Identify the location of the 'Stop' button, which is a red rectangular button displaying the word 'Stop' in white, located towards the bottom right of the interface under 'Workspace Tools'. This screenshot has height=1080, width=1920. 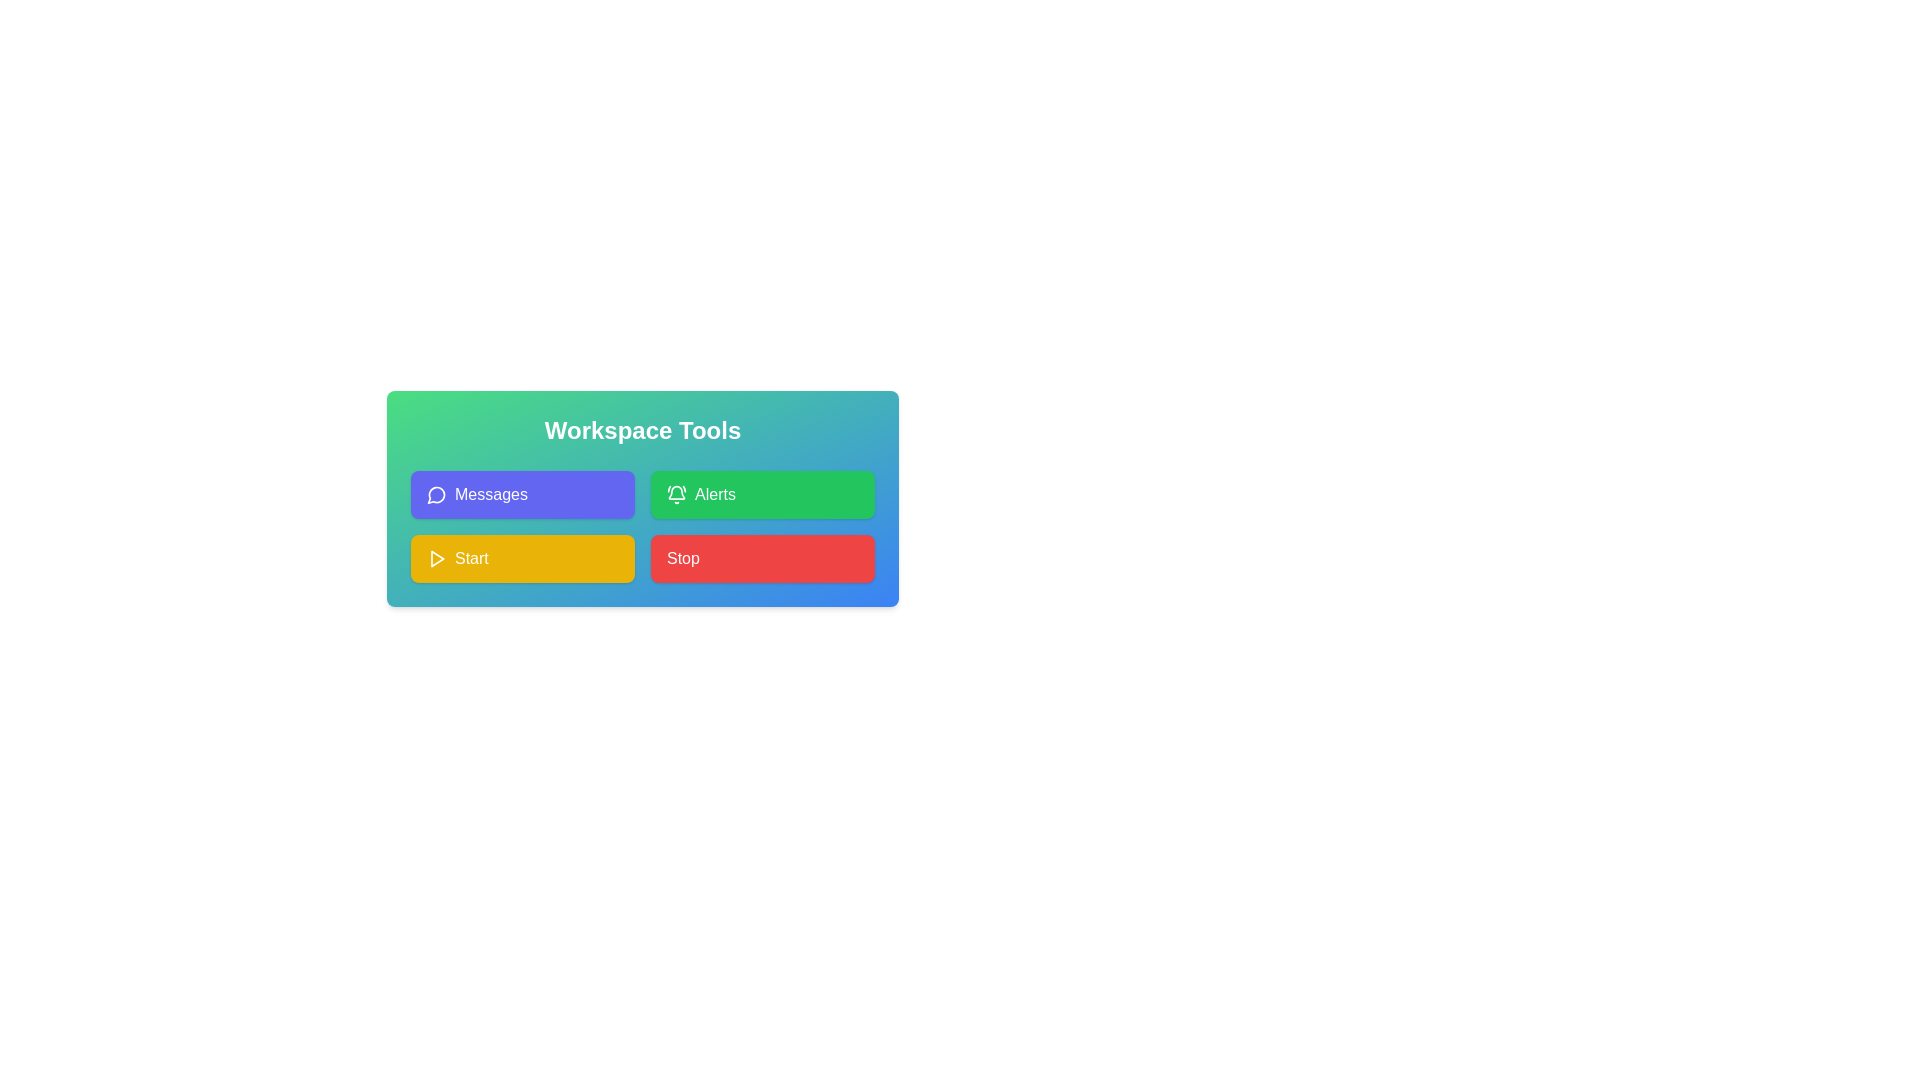
(683, 559).